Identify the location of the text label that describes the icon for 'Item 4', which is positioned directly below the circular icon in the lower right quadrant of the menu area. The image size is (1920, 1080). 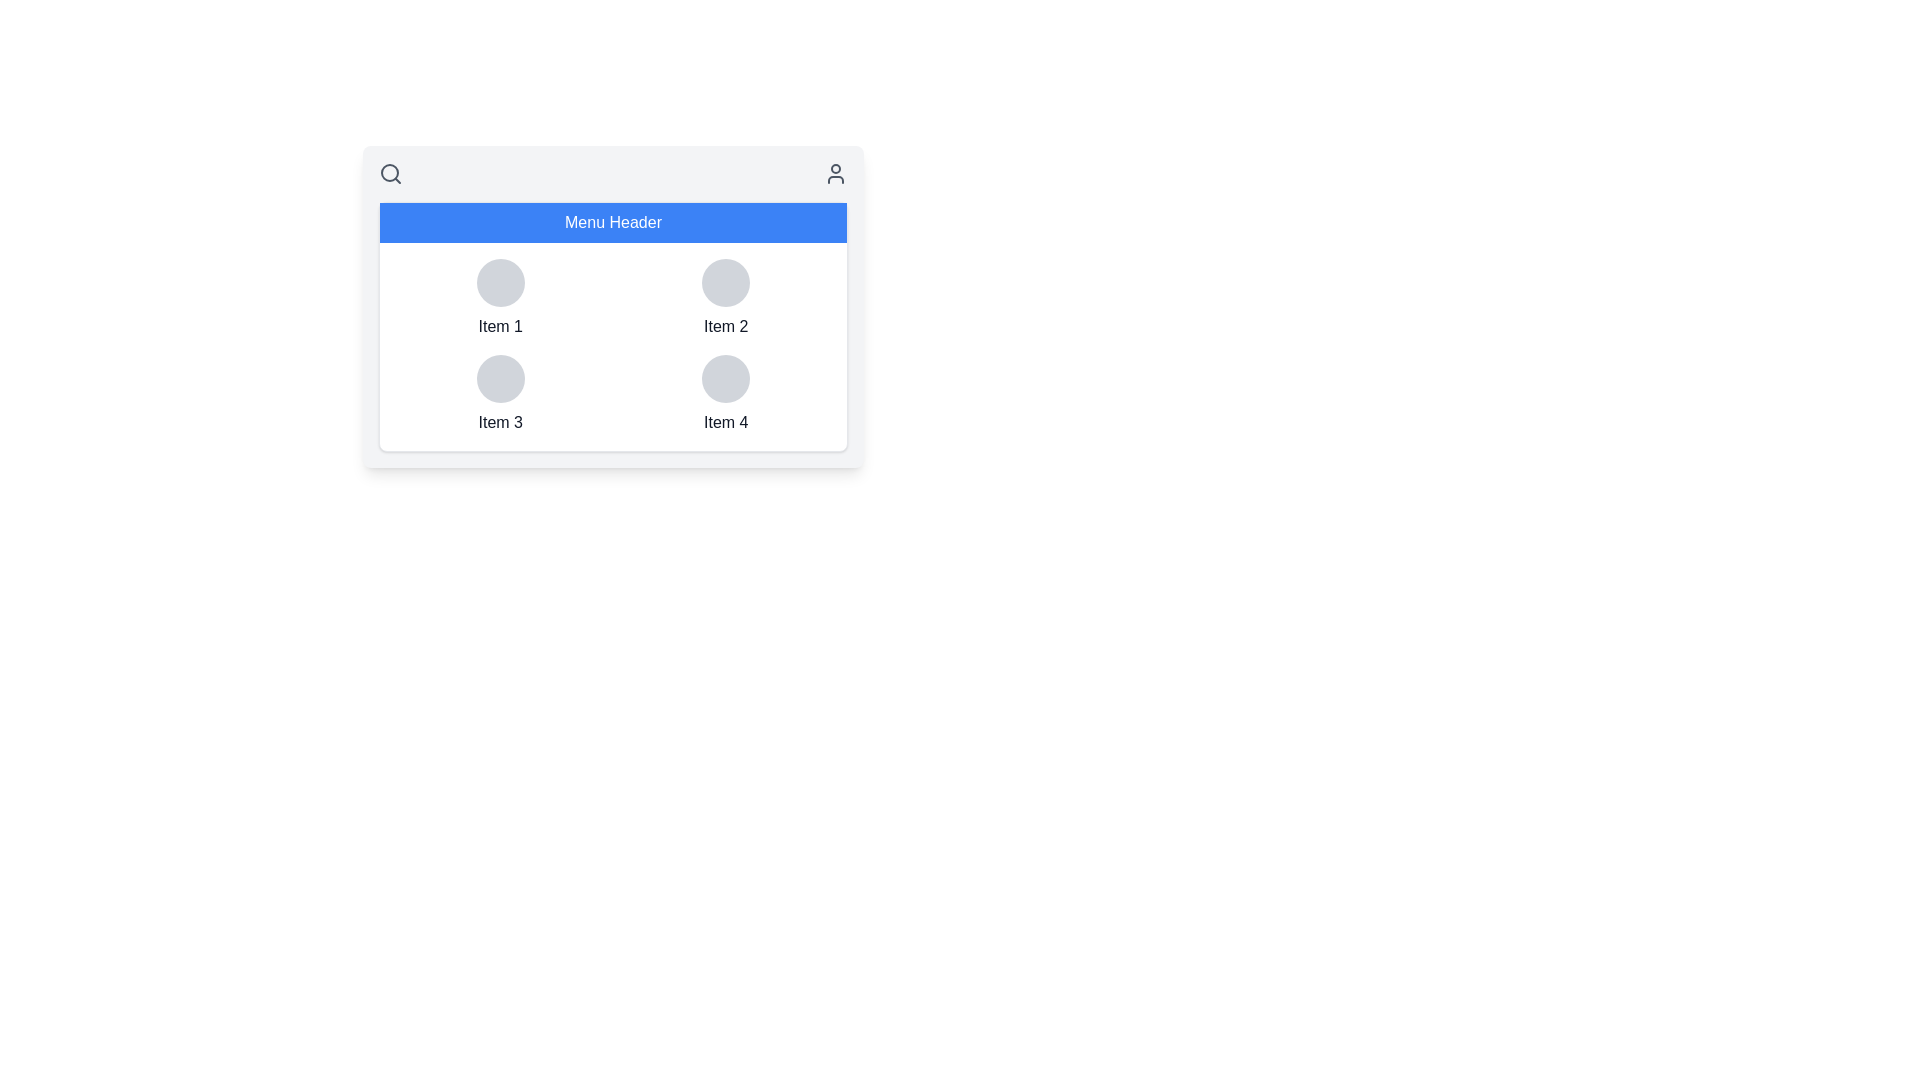
(725, 422).